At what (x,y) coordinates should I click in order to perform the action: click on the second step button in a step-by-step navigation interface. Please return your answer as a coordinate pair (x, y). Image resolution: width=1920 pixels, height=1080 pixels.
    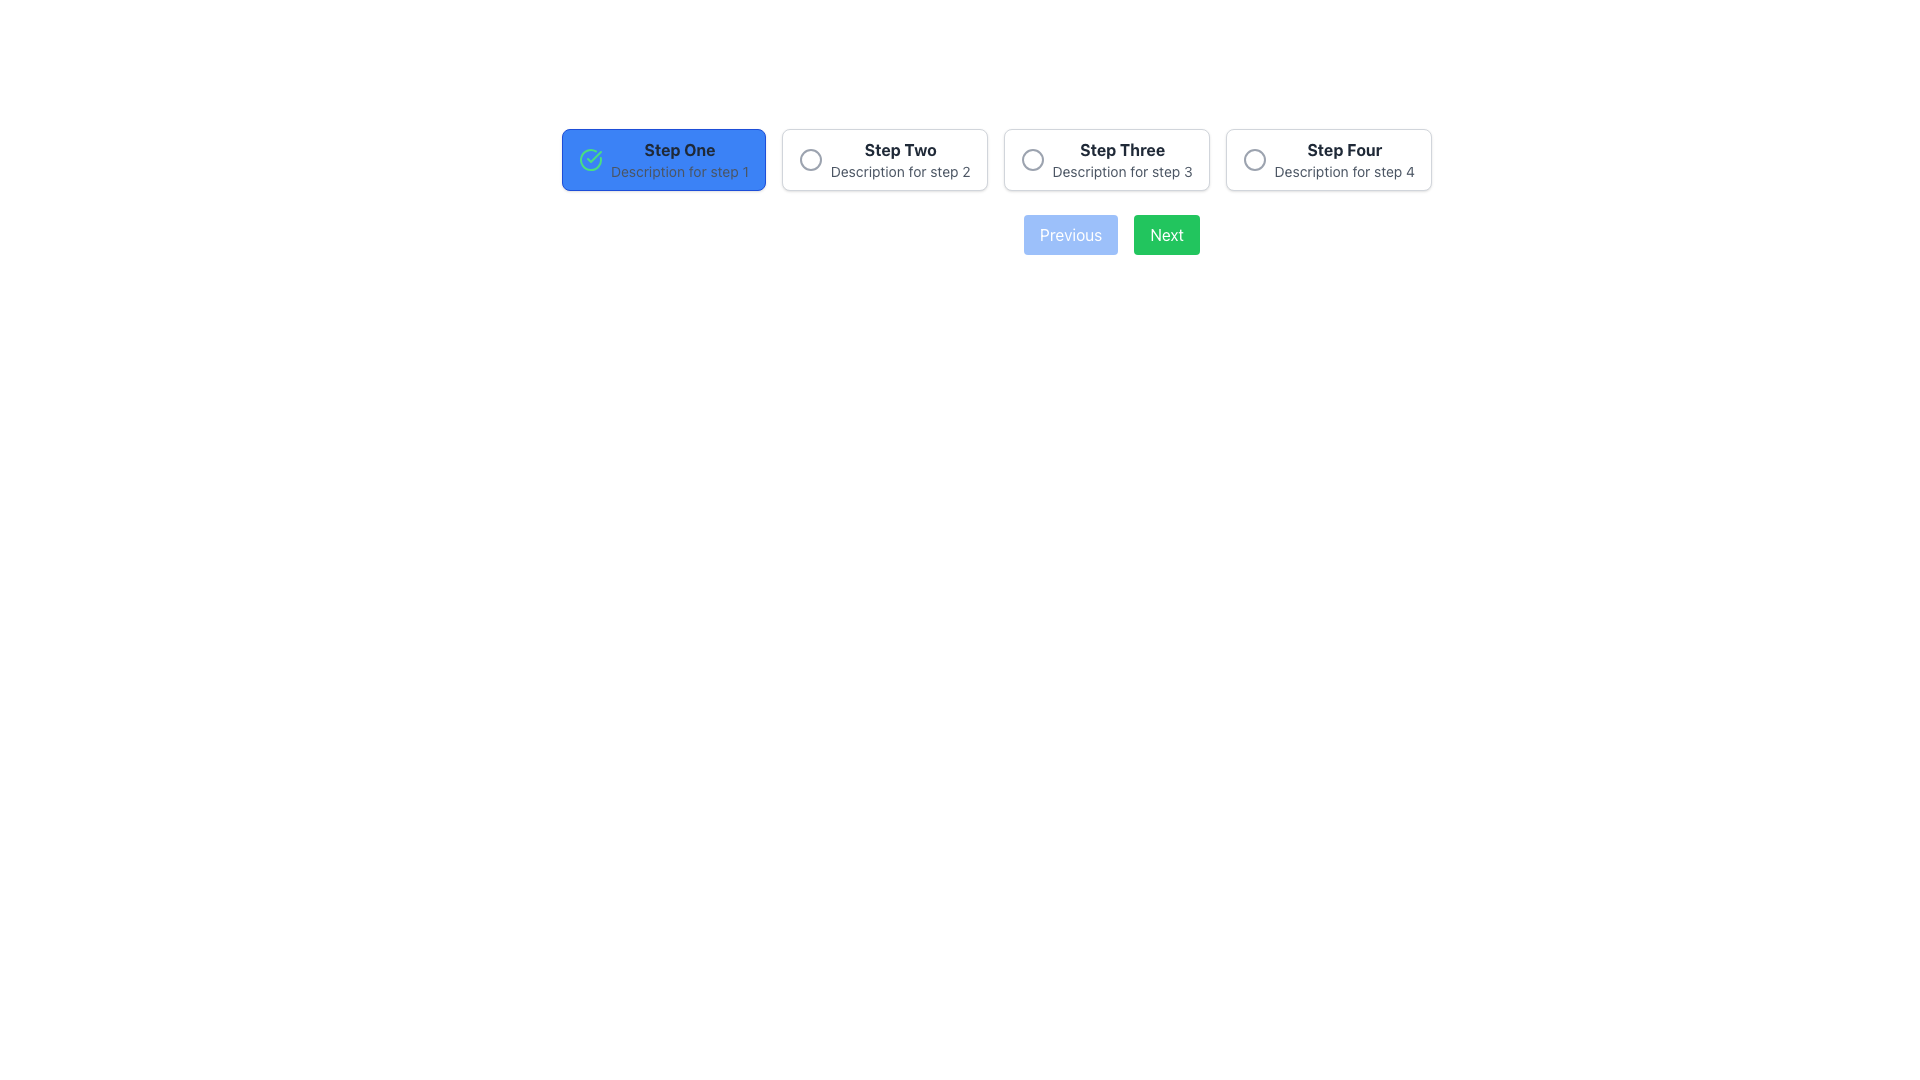
    Looking at the image, I should click on (883, 158).